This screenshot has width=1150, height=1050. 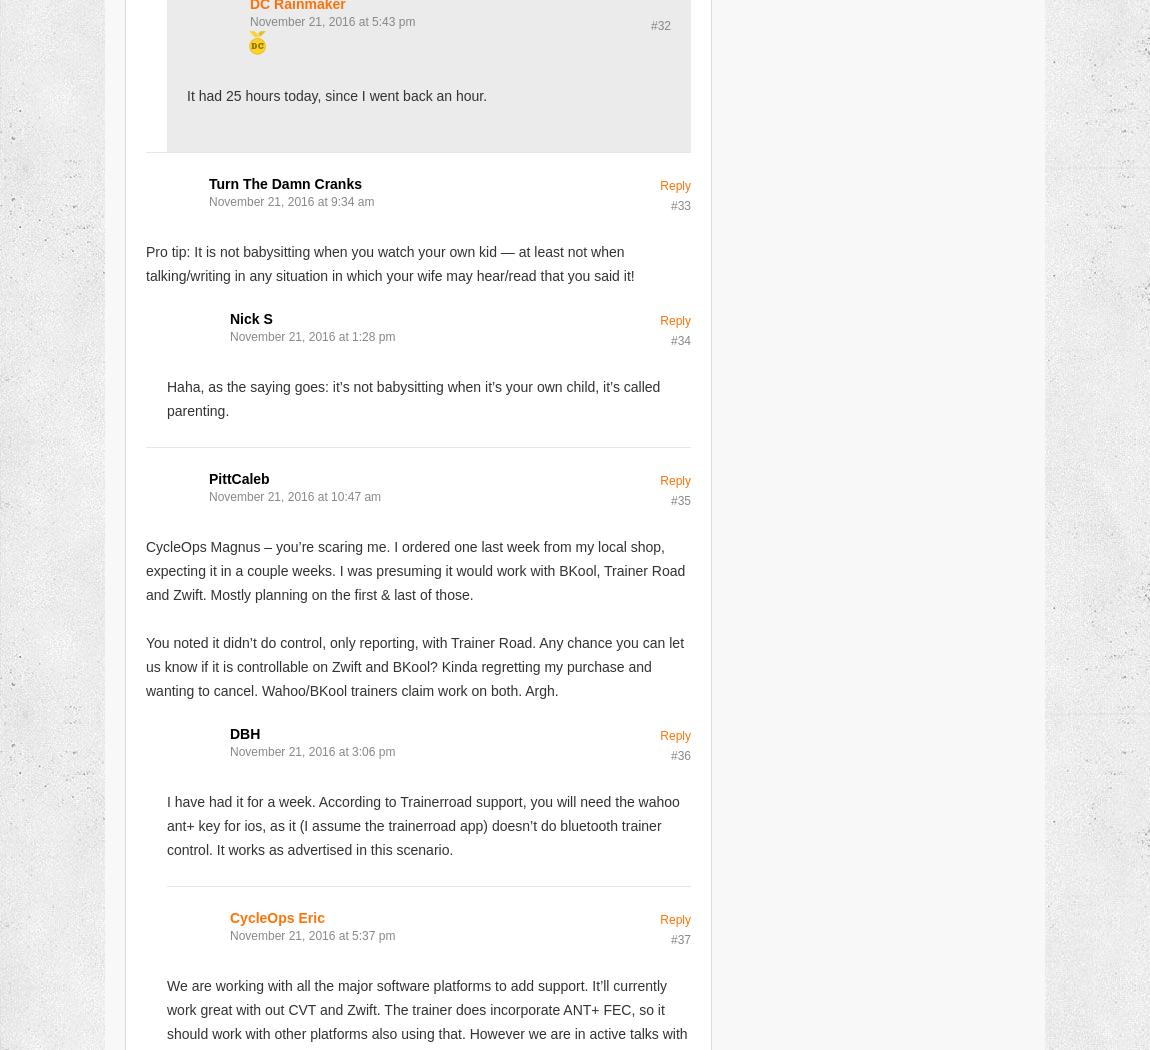 What do you see at coordinates (679, 203) in the screenshot?
I see `'#33'` at bounding box center [679, 203].